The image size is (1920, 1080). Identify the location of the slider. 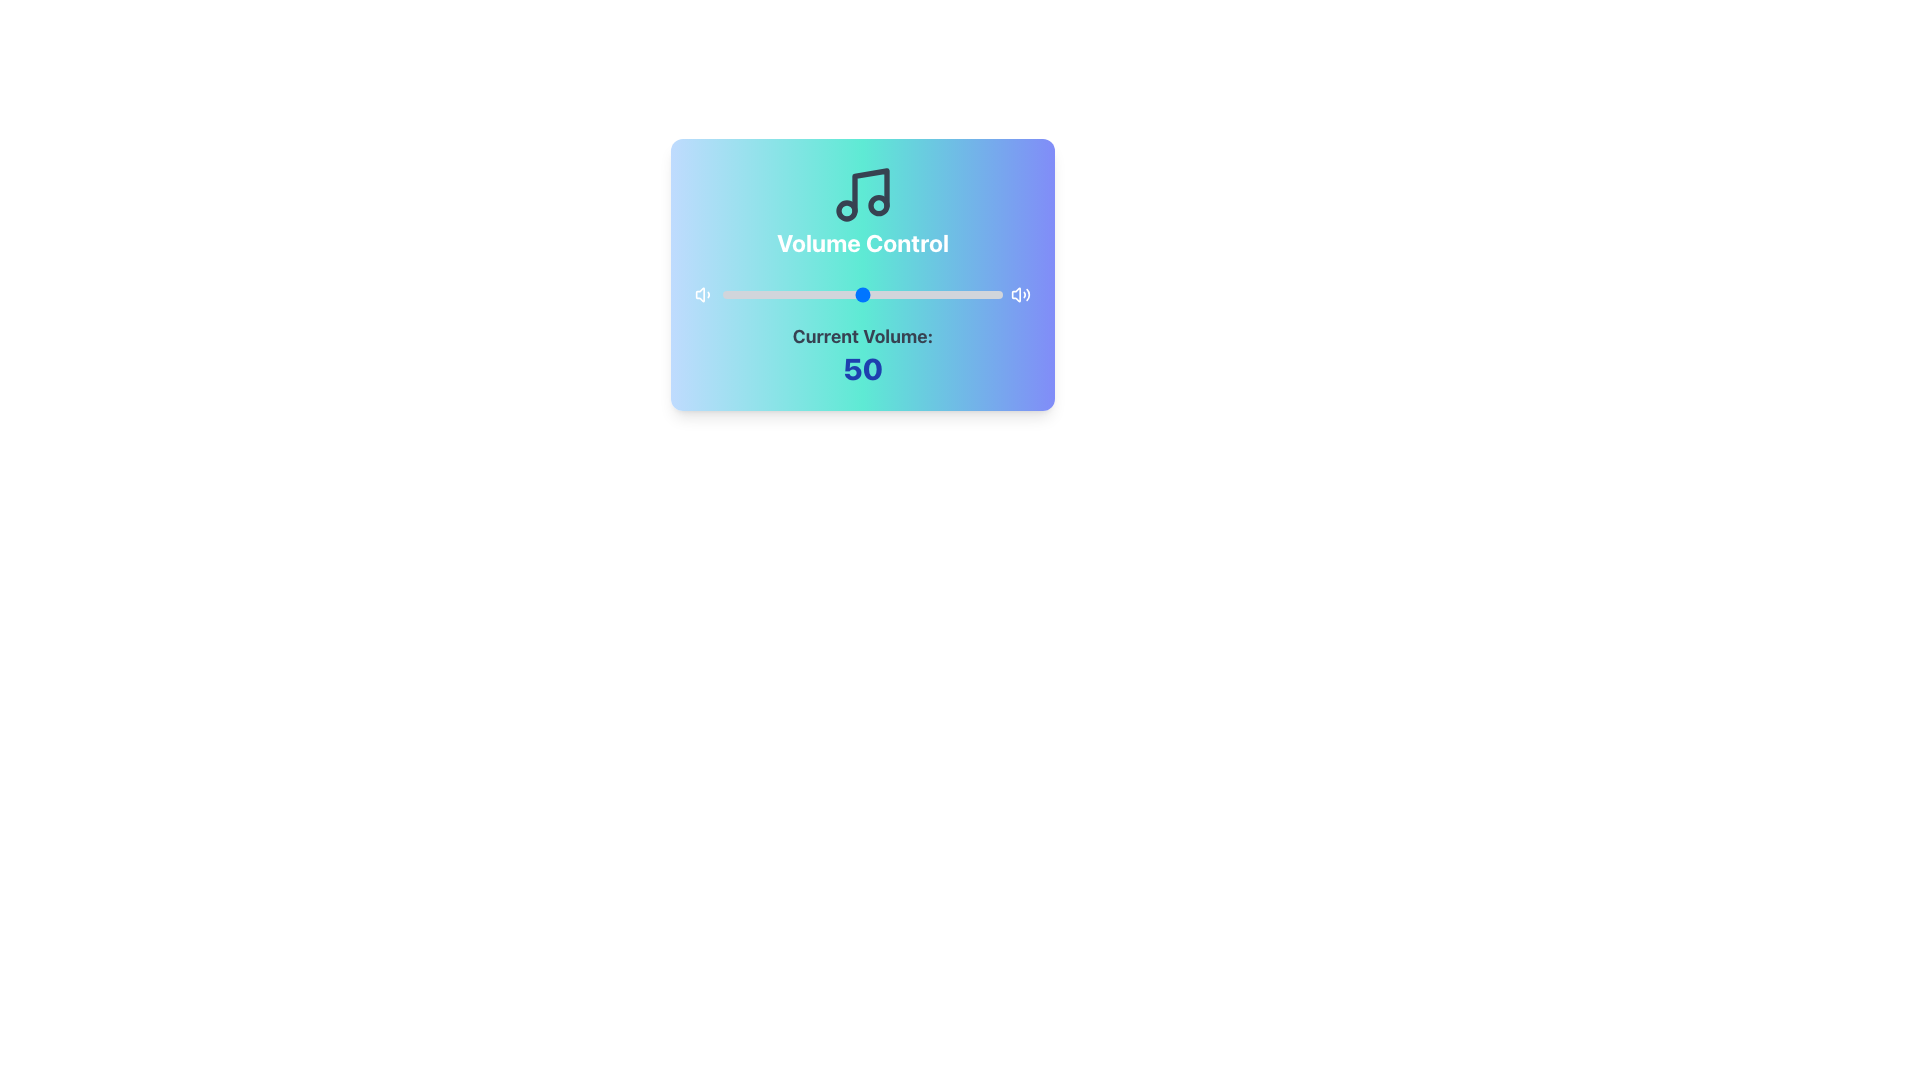
(943, 294).